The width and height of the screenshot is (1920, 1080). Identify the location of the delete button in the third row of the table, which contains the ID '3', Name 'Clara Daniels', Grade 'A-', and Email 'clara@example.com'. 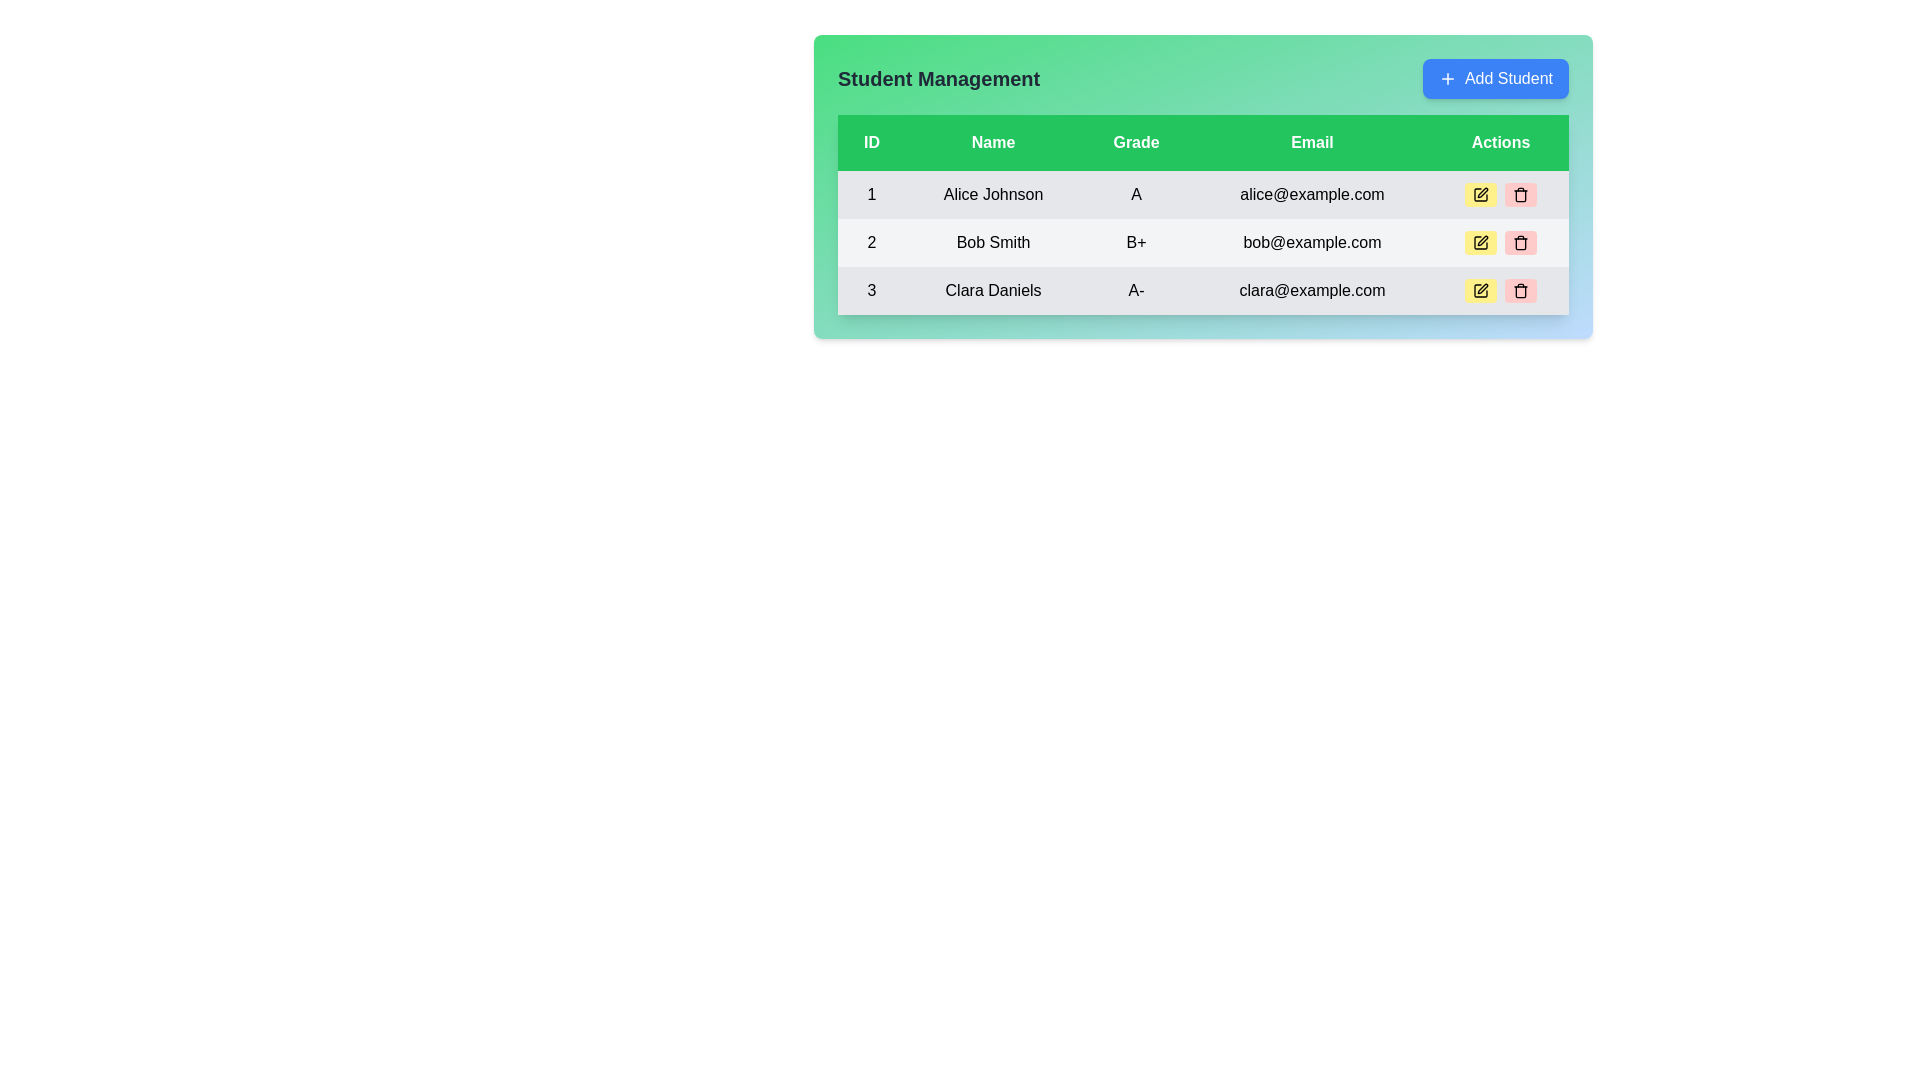
(1202, 290).